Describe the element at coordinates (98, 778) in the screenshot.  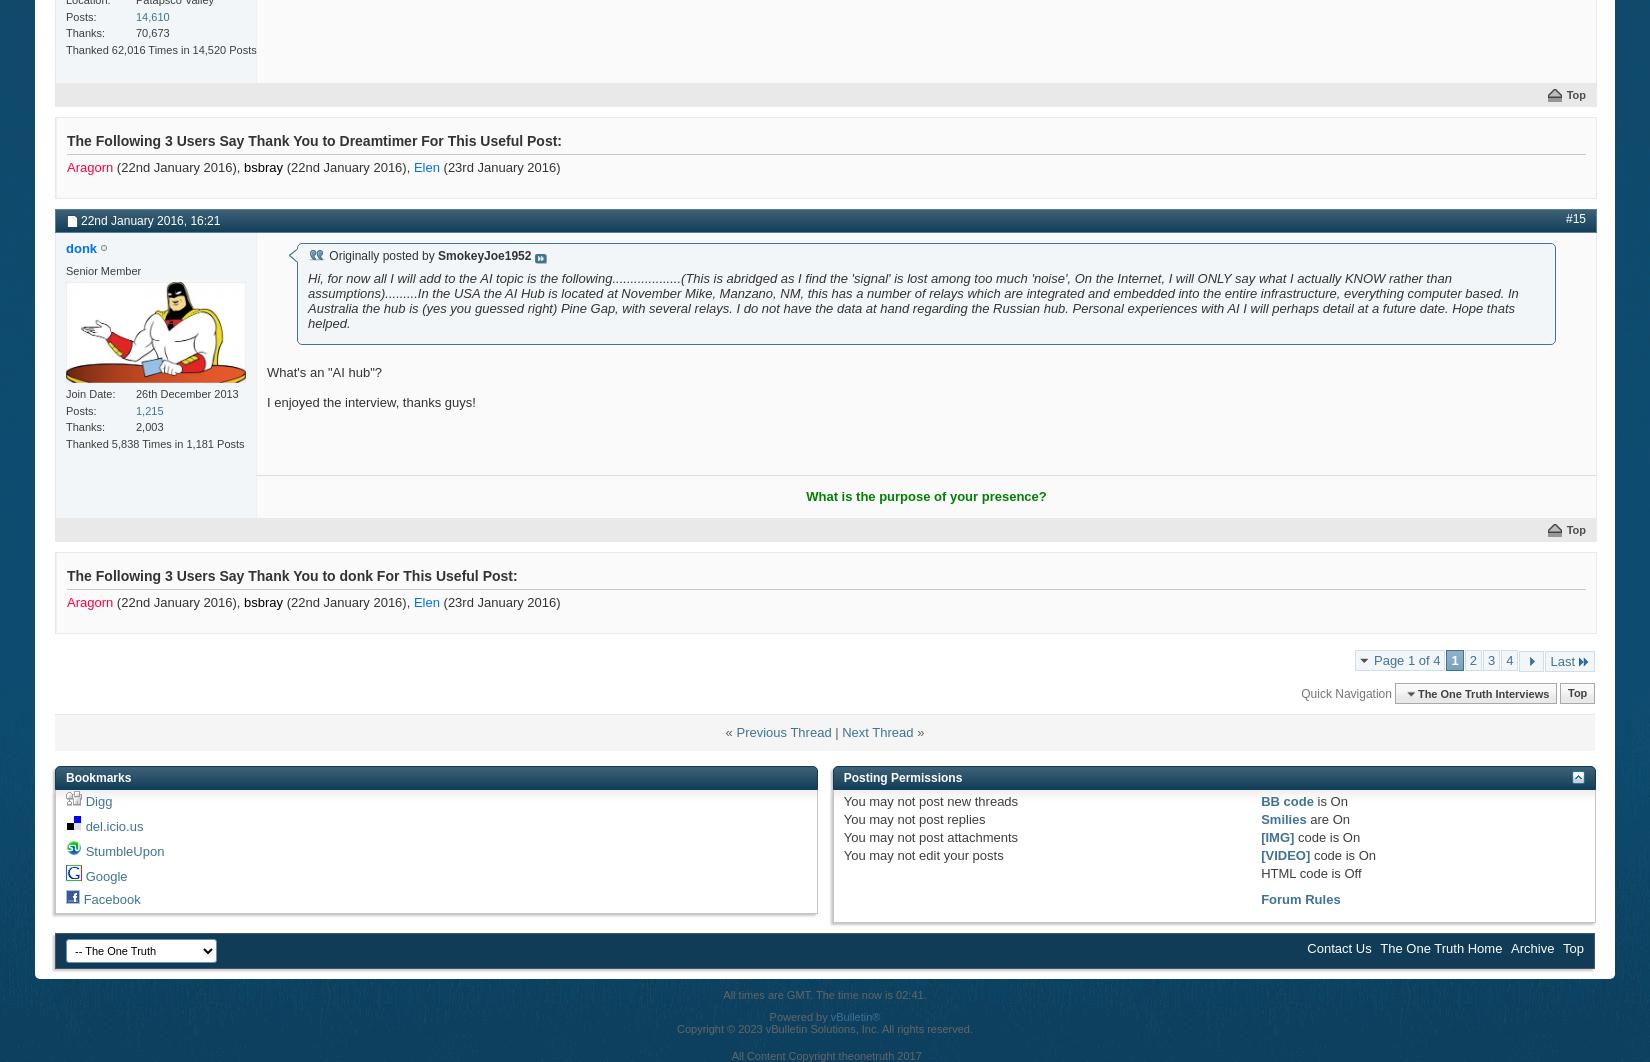
I see `'Bookmarks'` at that location.